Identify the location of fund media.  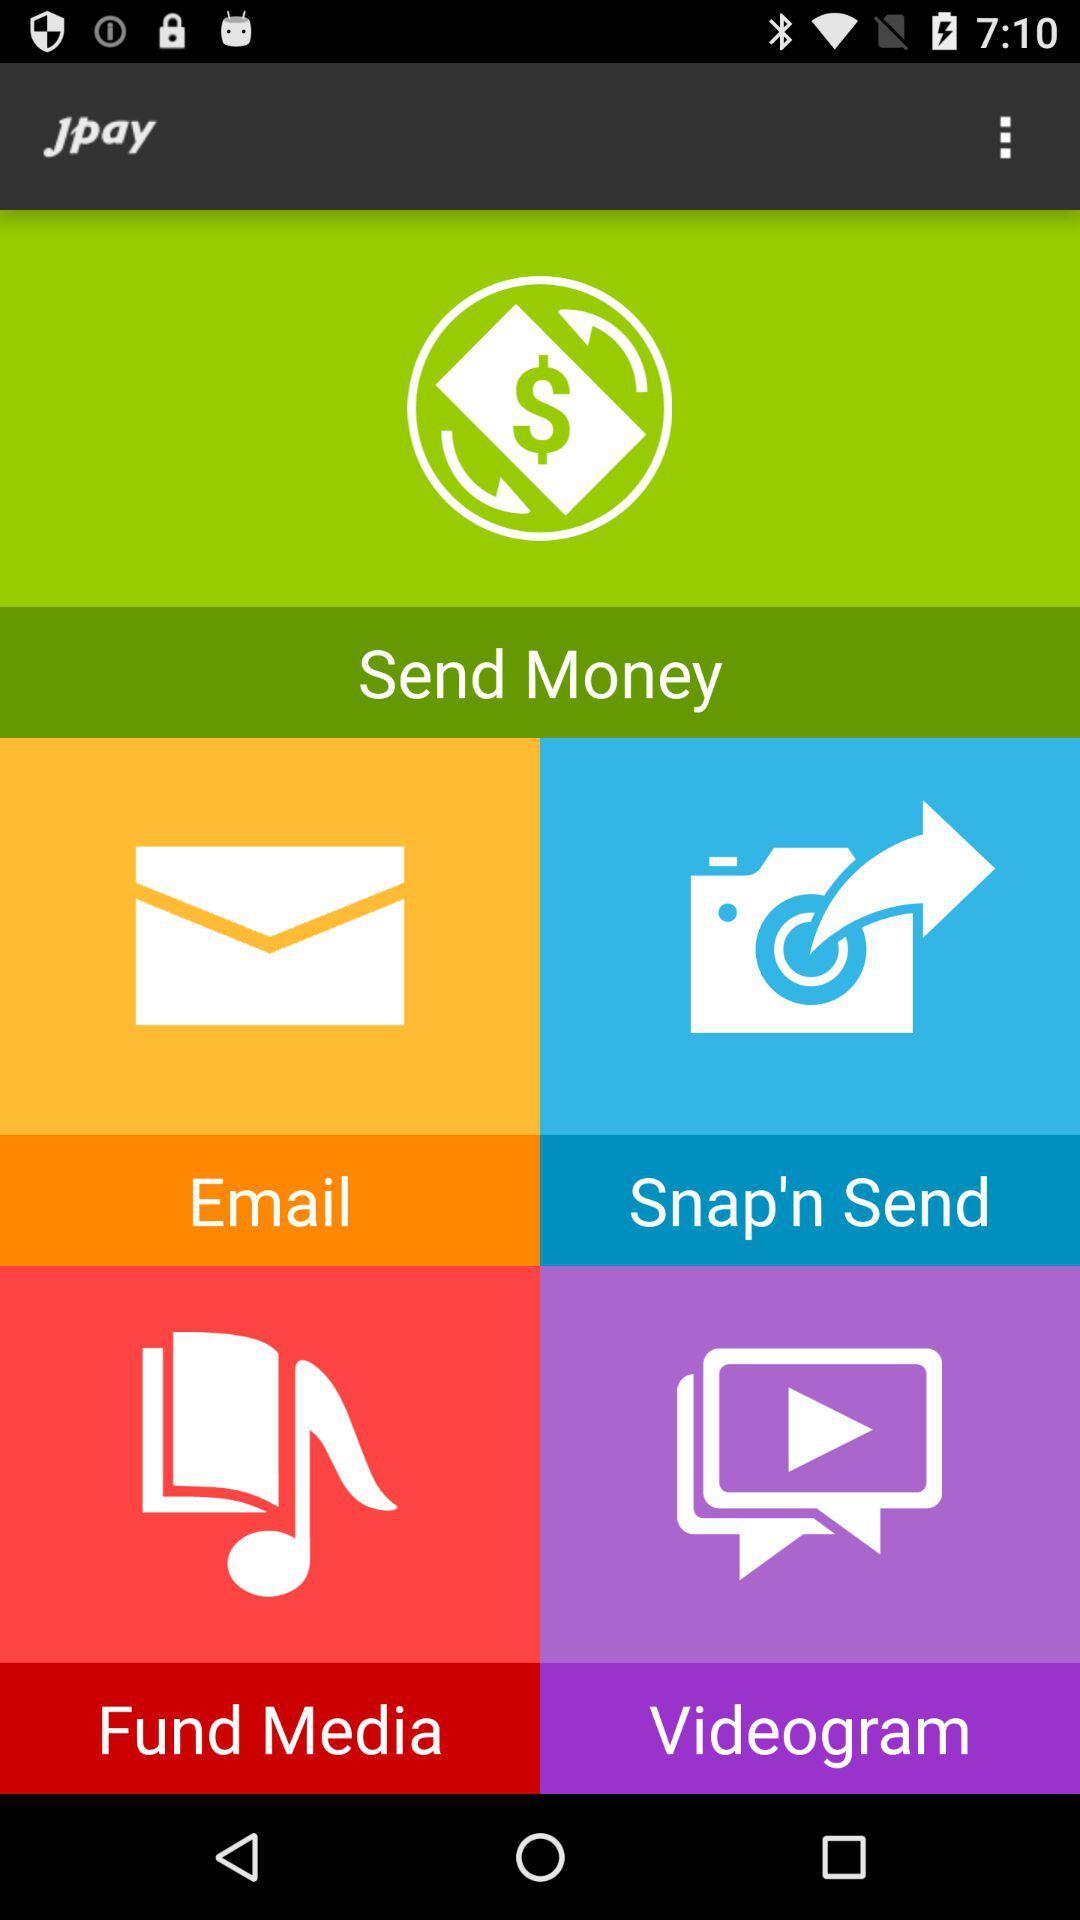
(270, 1529).